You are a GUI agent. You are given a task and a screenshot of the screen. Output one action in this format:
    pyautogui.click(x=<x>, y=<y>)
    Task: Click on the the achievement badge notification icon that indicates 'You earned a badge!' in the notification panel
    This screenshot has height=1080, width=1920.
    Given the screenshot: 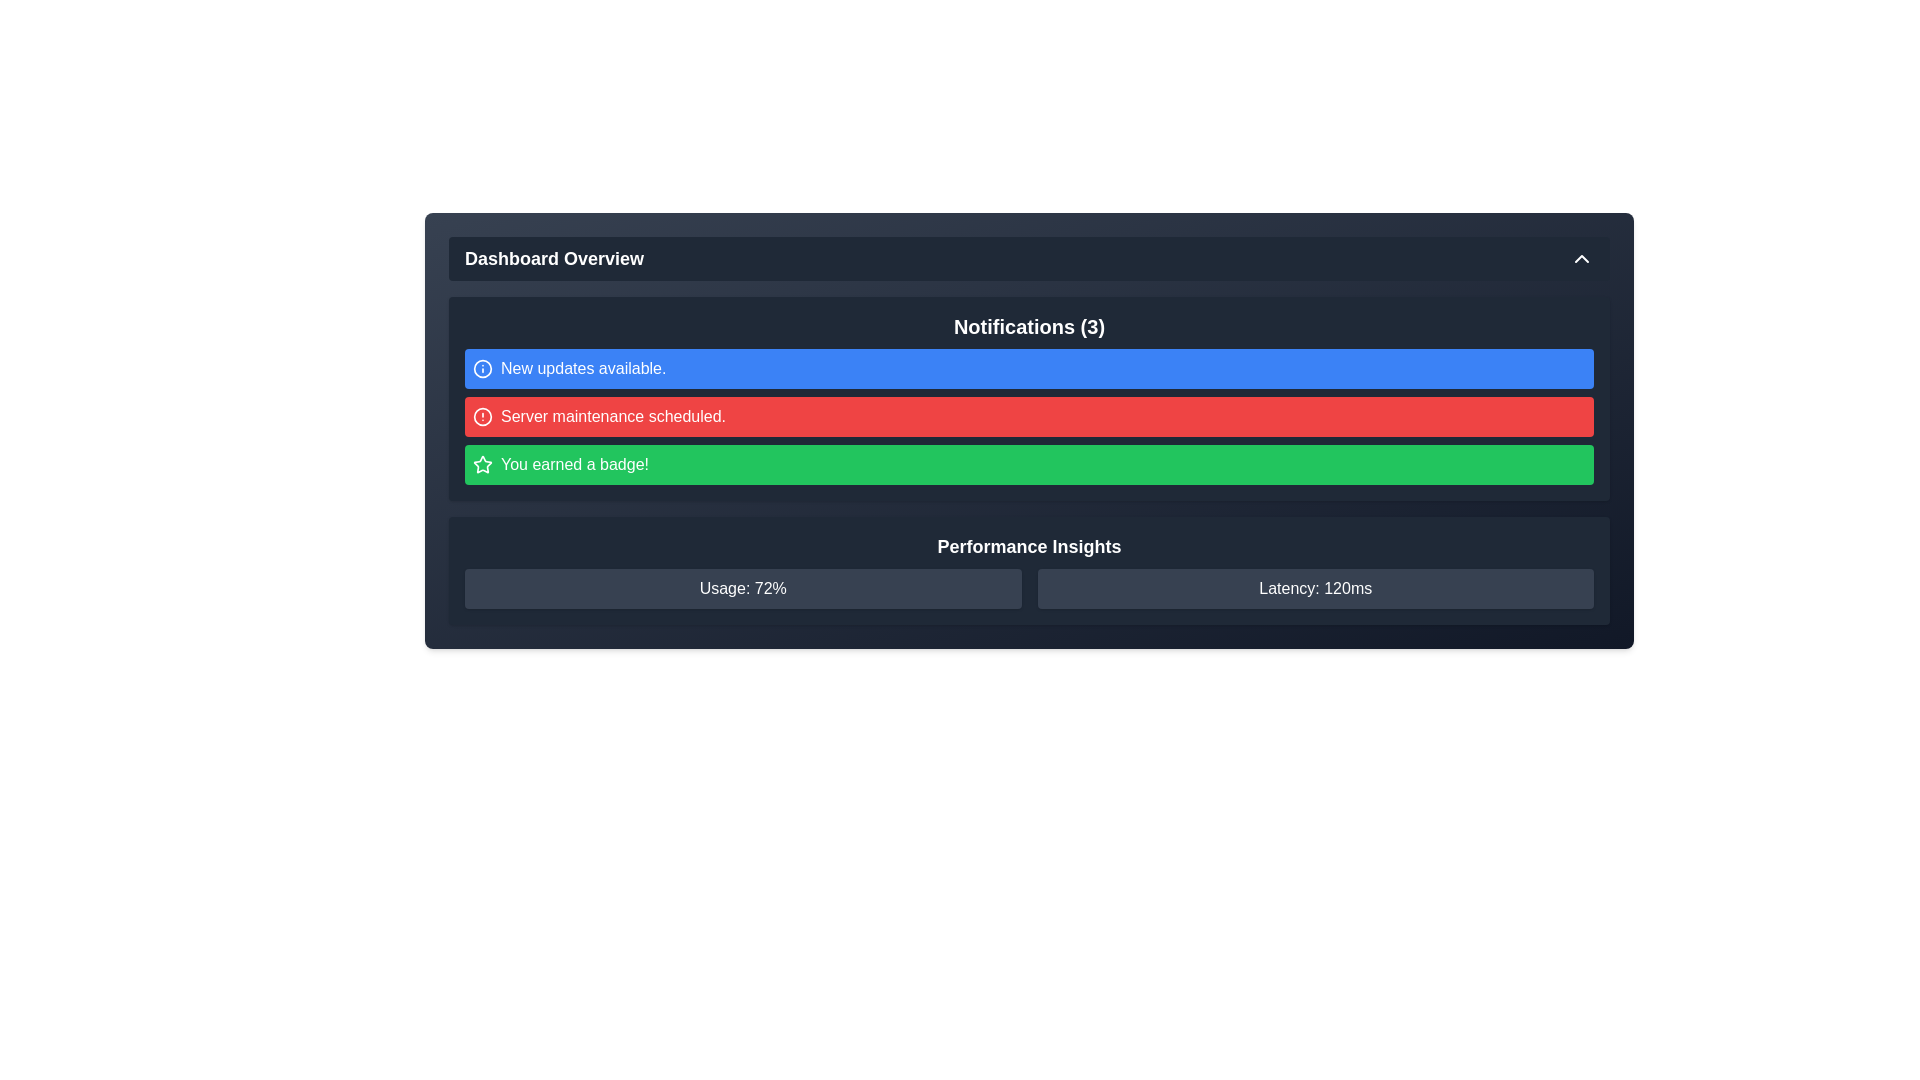 What is the action you would take?
    pyautogui.click(x=483, y=464)
    